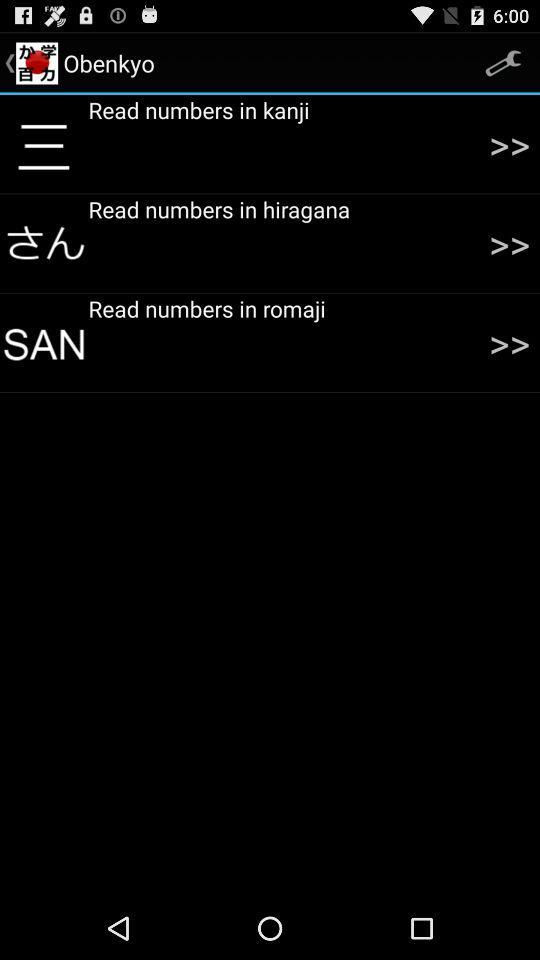  I want to click on logo at top left, so click(36, 62).